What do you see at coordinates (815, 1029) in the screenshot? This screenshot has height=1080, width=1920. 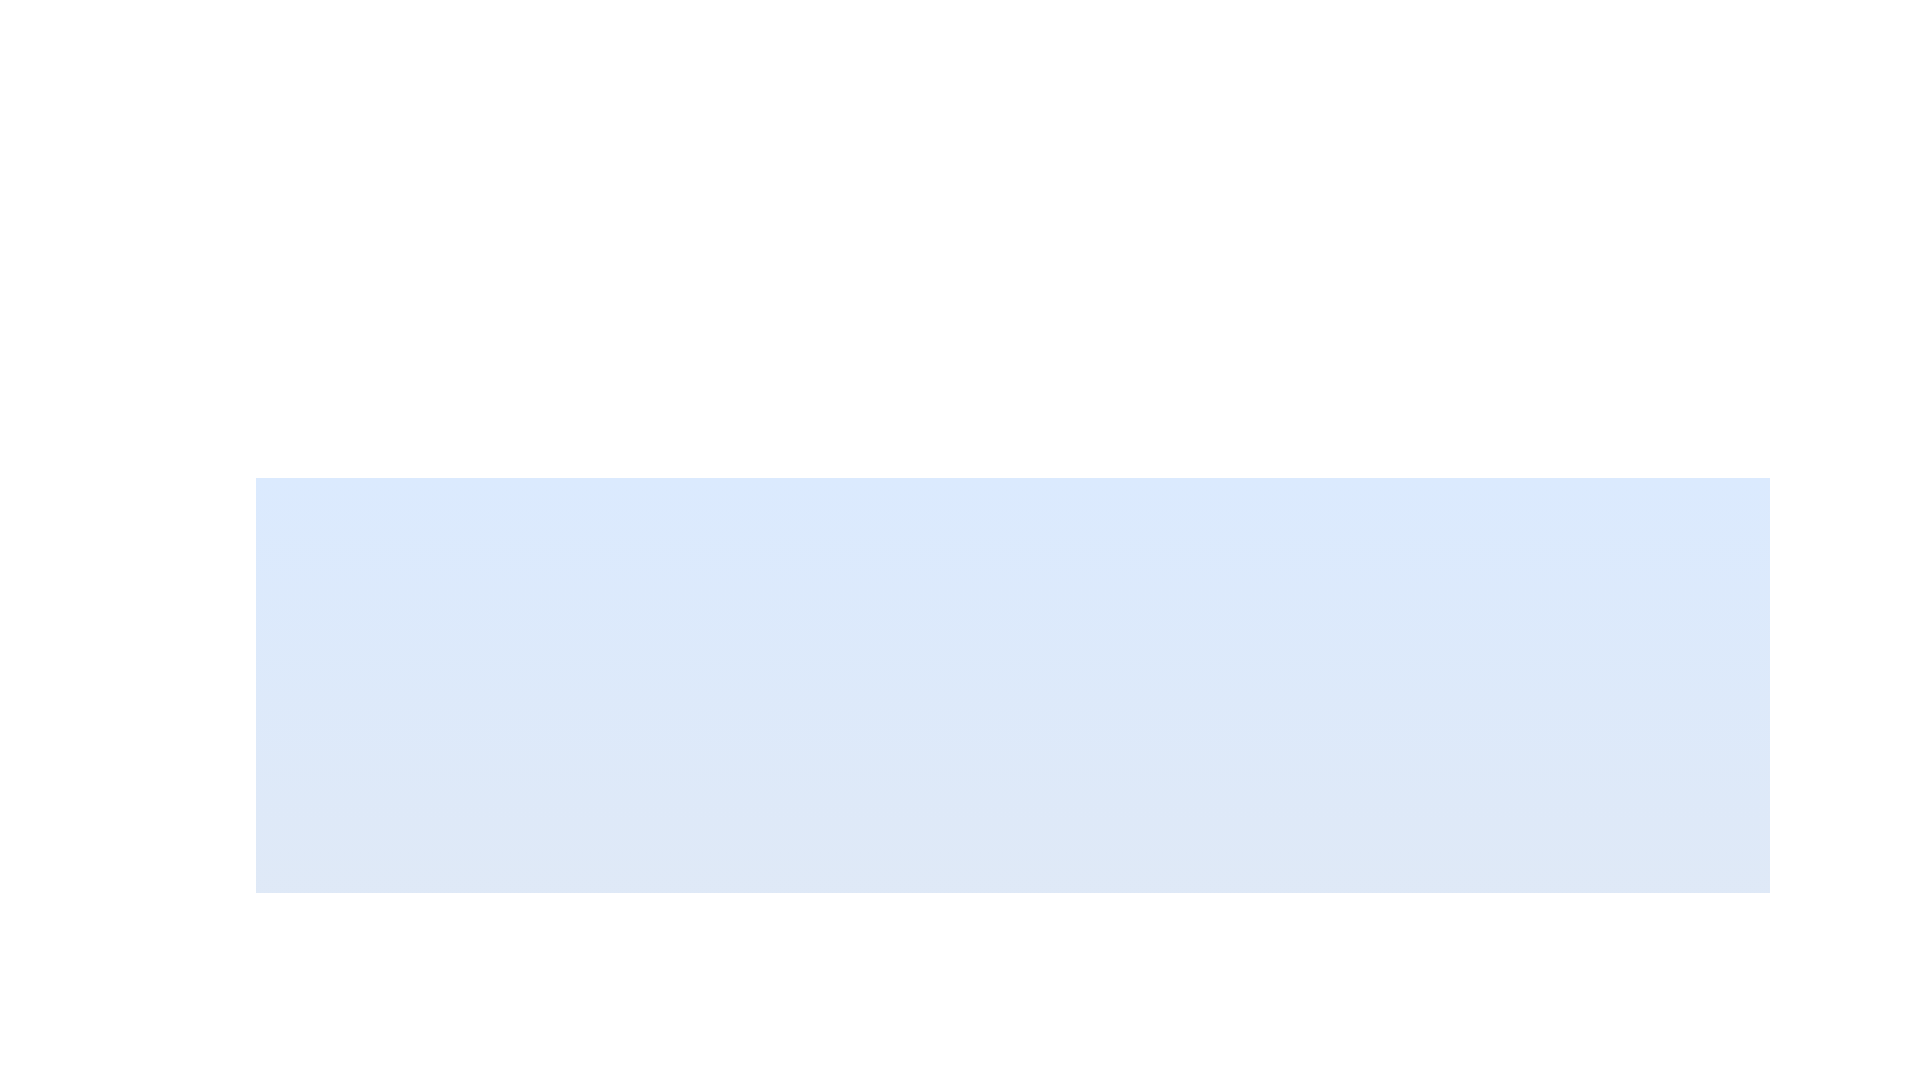 I see `the 'Toggle Details' button to toggle the visibility of the details section` at bounding box center [815, 1029].